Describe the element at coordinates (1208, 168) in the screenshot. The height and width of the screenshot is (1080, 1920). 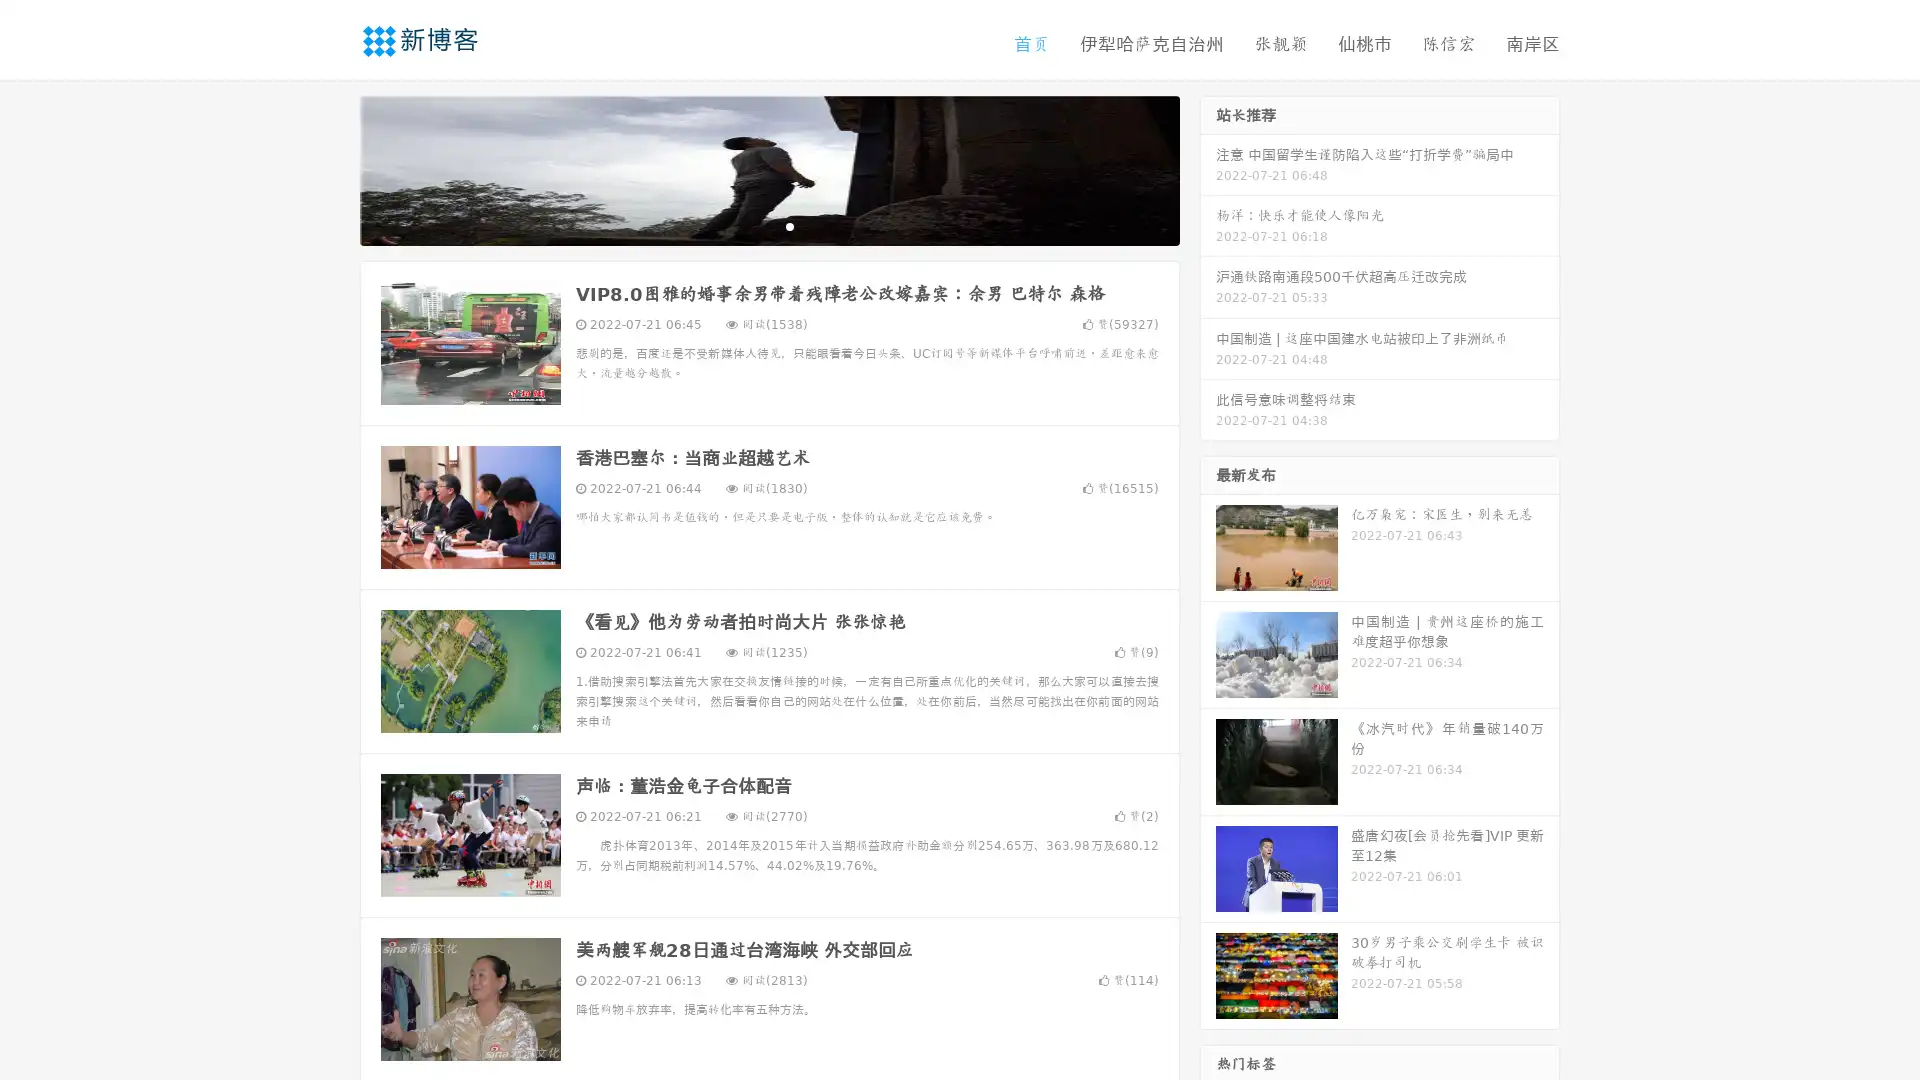
I see `Next slide` at that location.